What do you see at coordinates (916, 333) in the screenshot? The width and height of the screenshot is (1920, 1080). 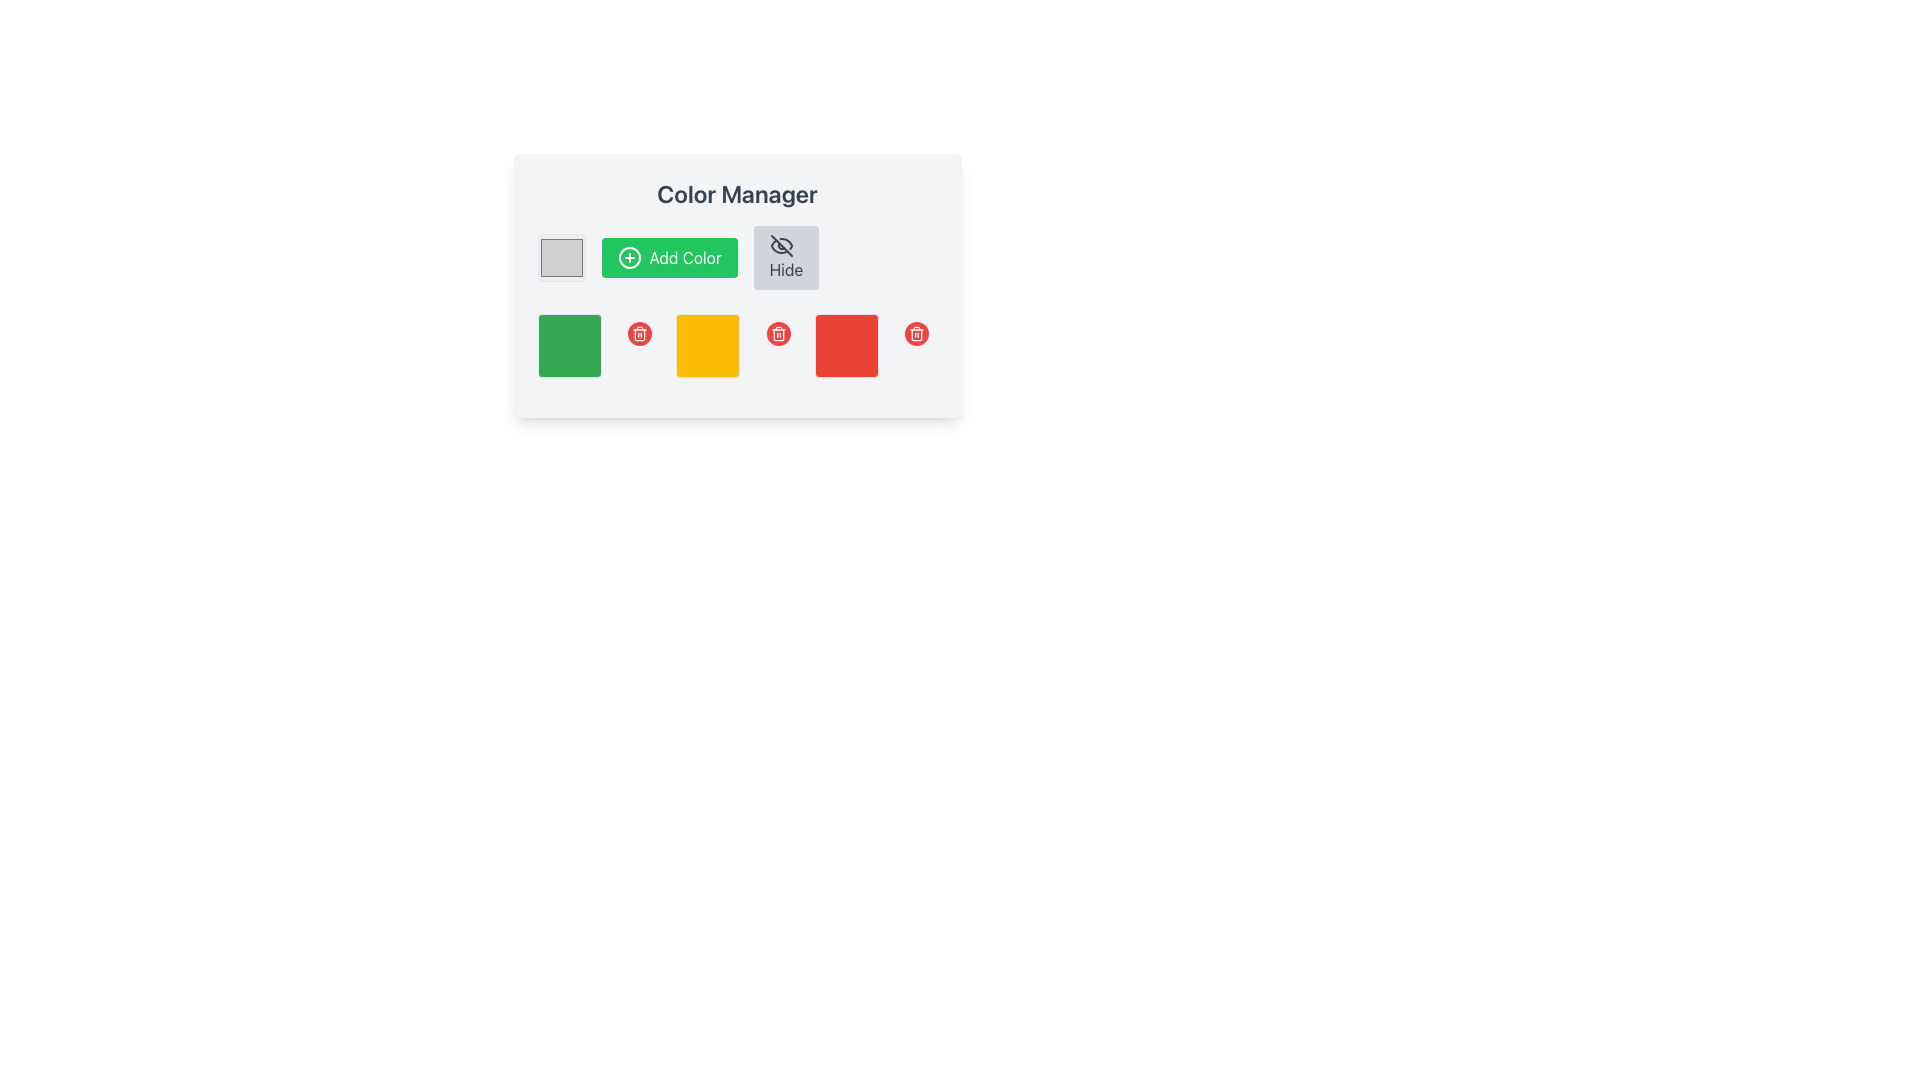 I see `the delete button located at the top-right corner of a colored square` at bounding box center [916, 333].